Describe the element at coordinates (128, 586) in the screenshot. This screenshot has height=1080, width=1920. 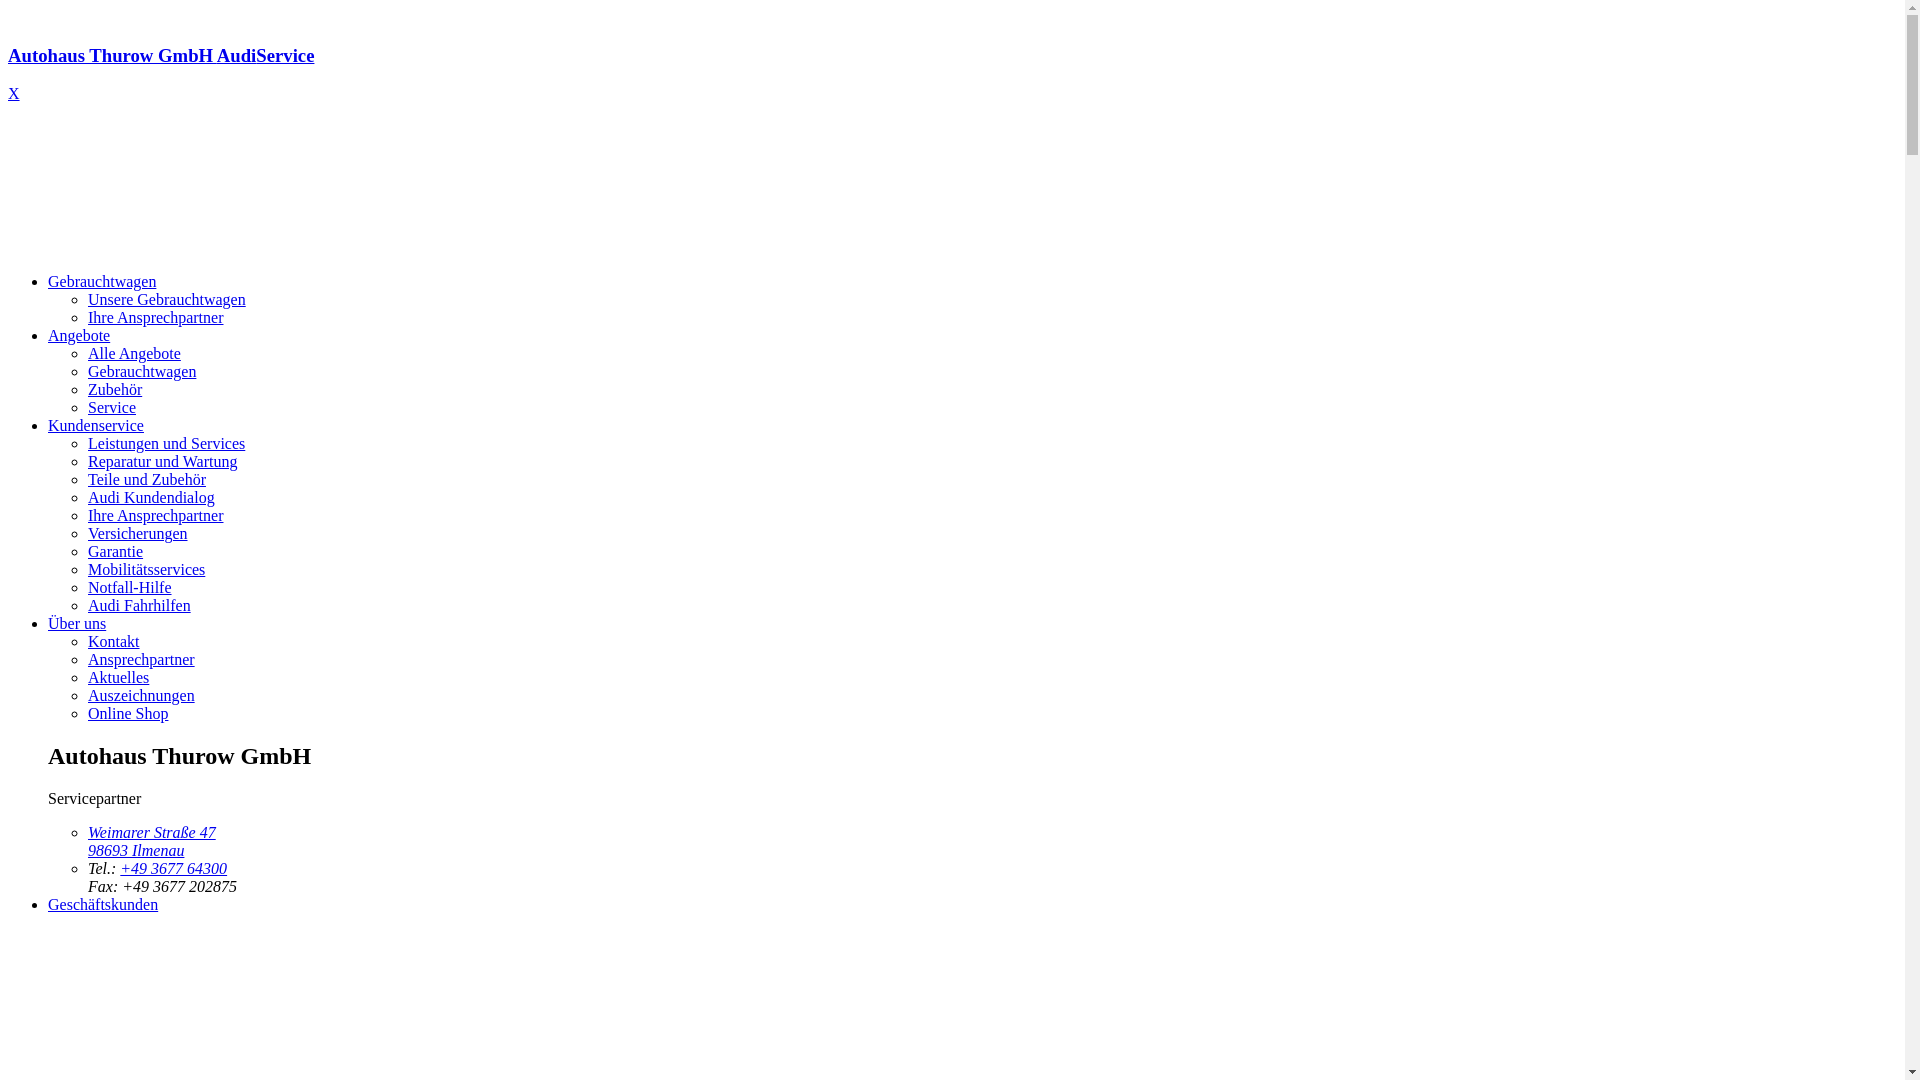
I see `'Notfall-Hilfe'` at that location.